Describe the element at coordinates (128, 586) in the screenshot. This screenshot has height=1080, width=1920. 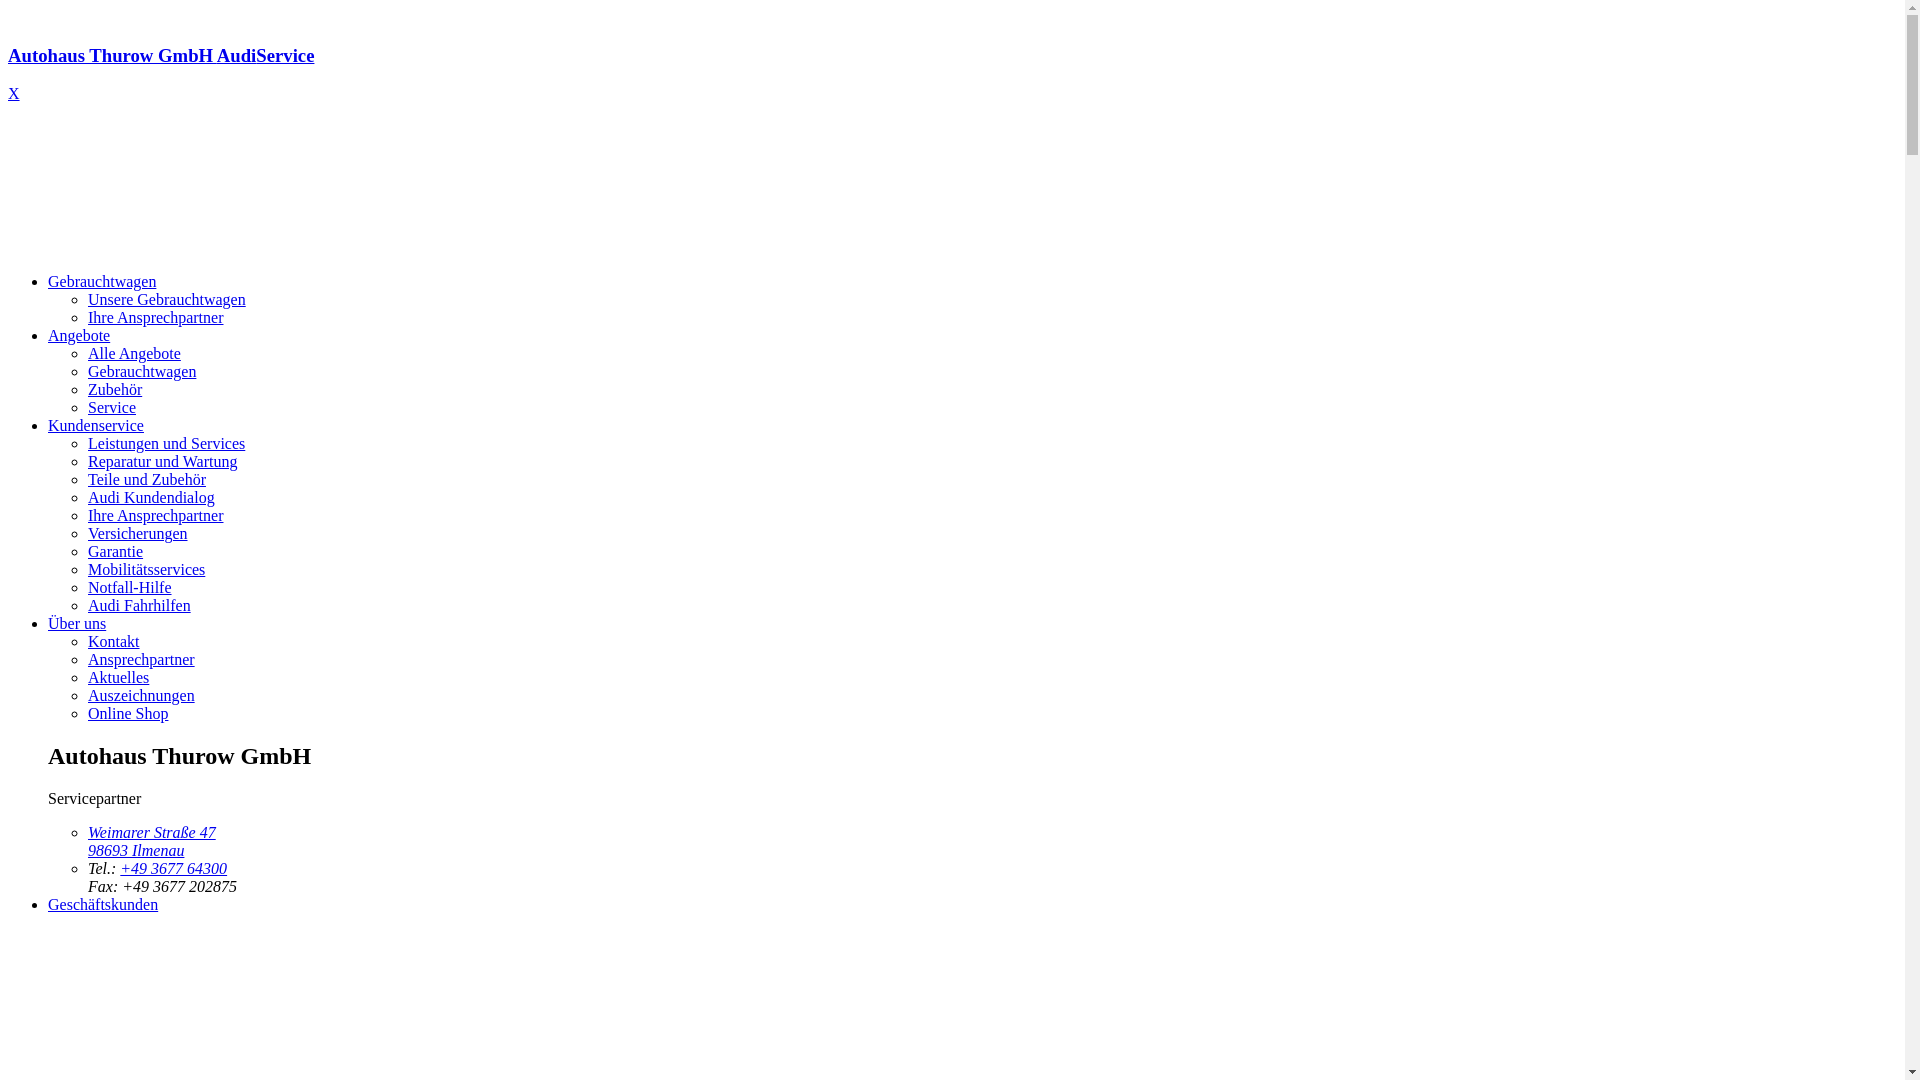
I see `'Notfall-Hilfe'` at that location.